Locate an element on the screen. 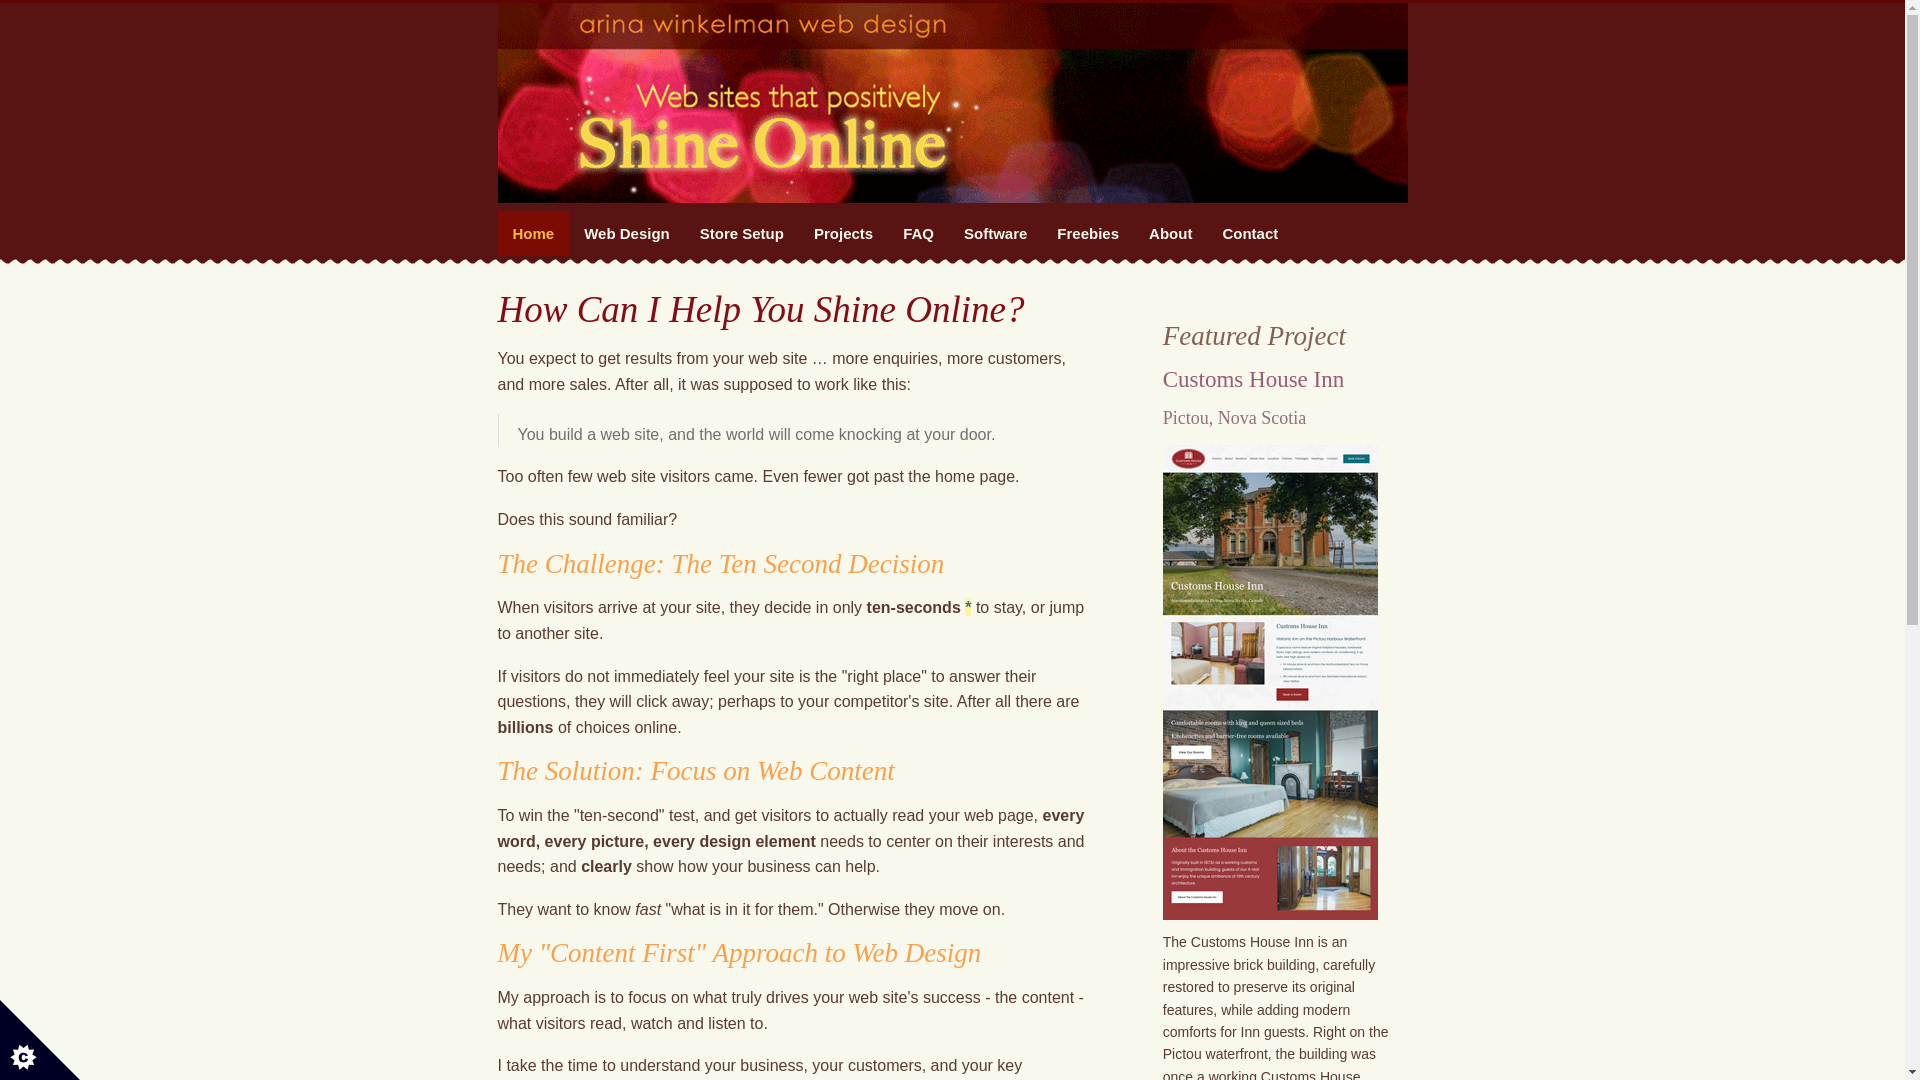 This screenshot has width=1920, height=1080. 'Contact' is located at coordinates (1205, 232).